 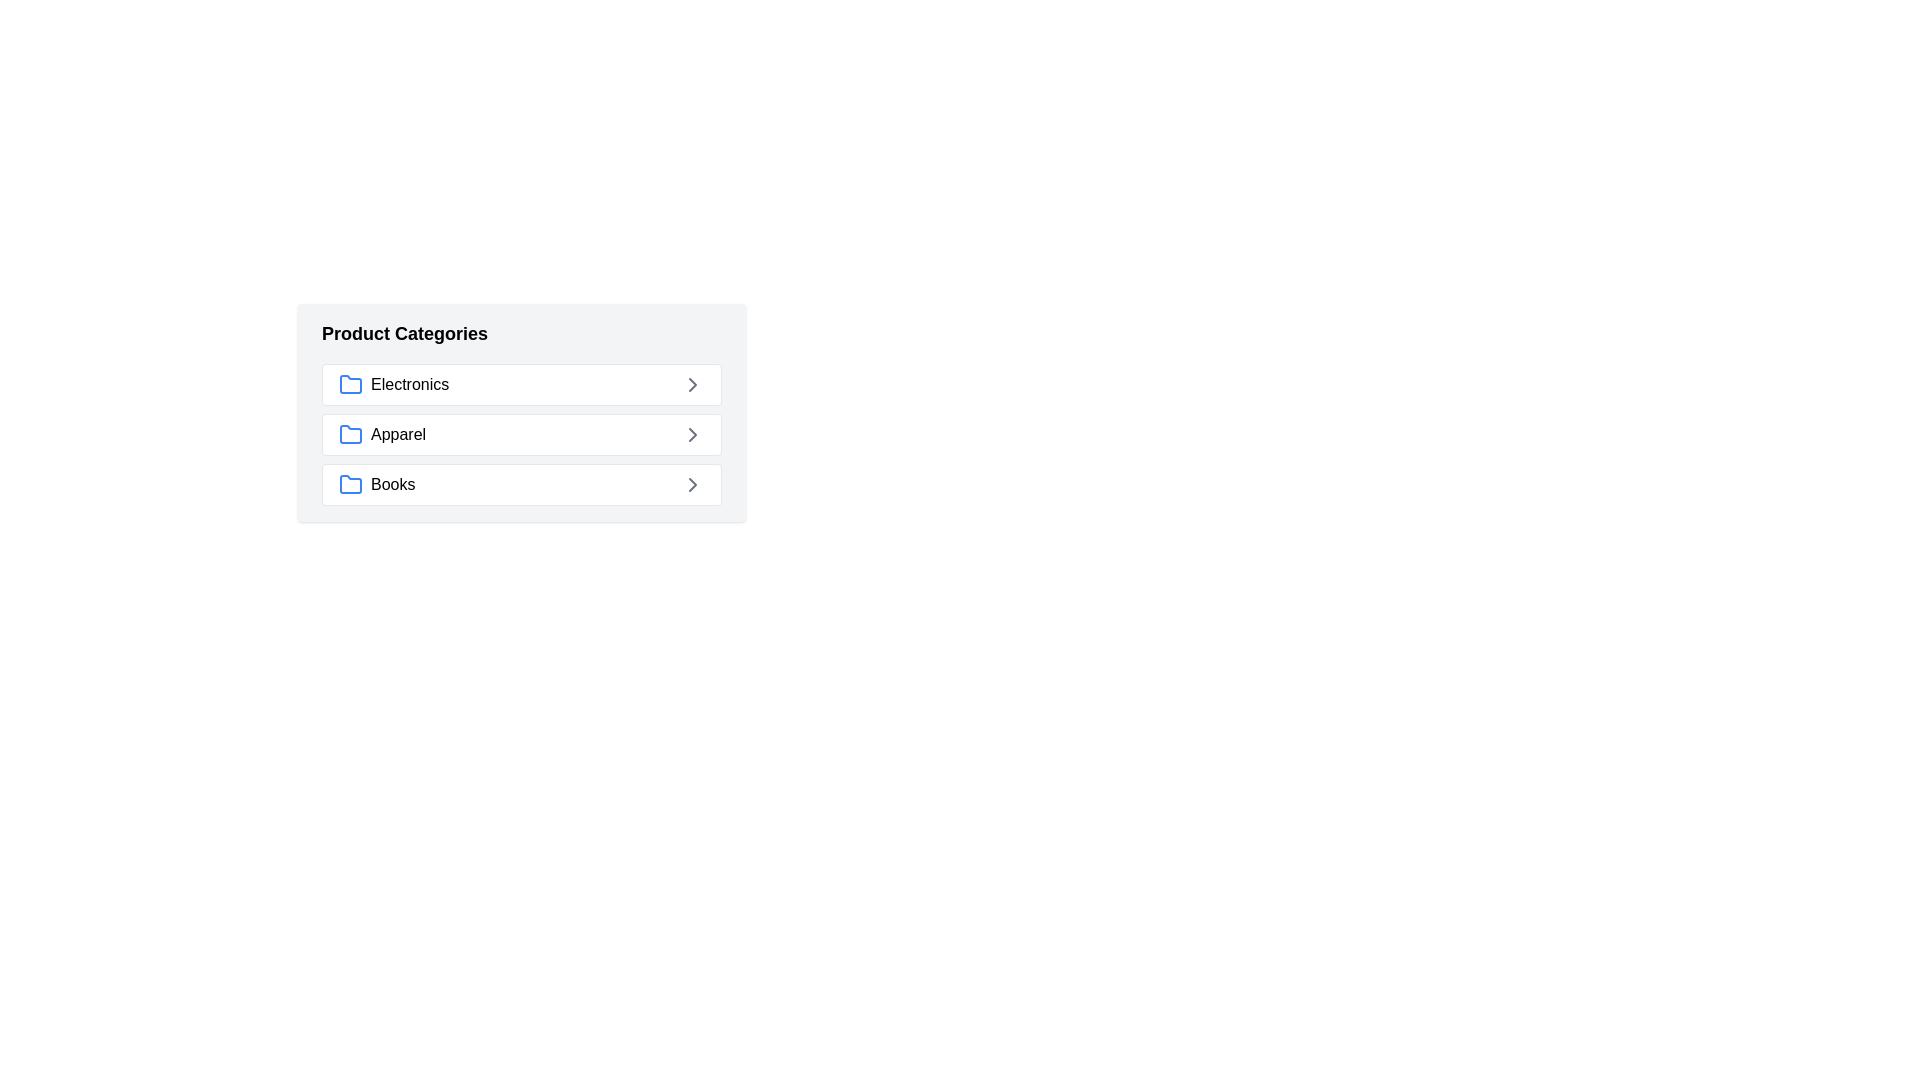 I want to click on the third entry in the vertical list labeled 'Books', so click(x=522, y=485).